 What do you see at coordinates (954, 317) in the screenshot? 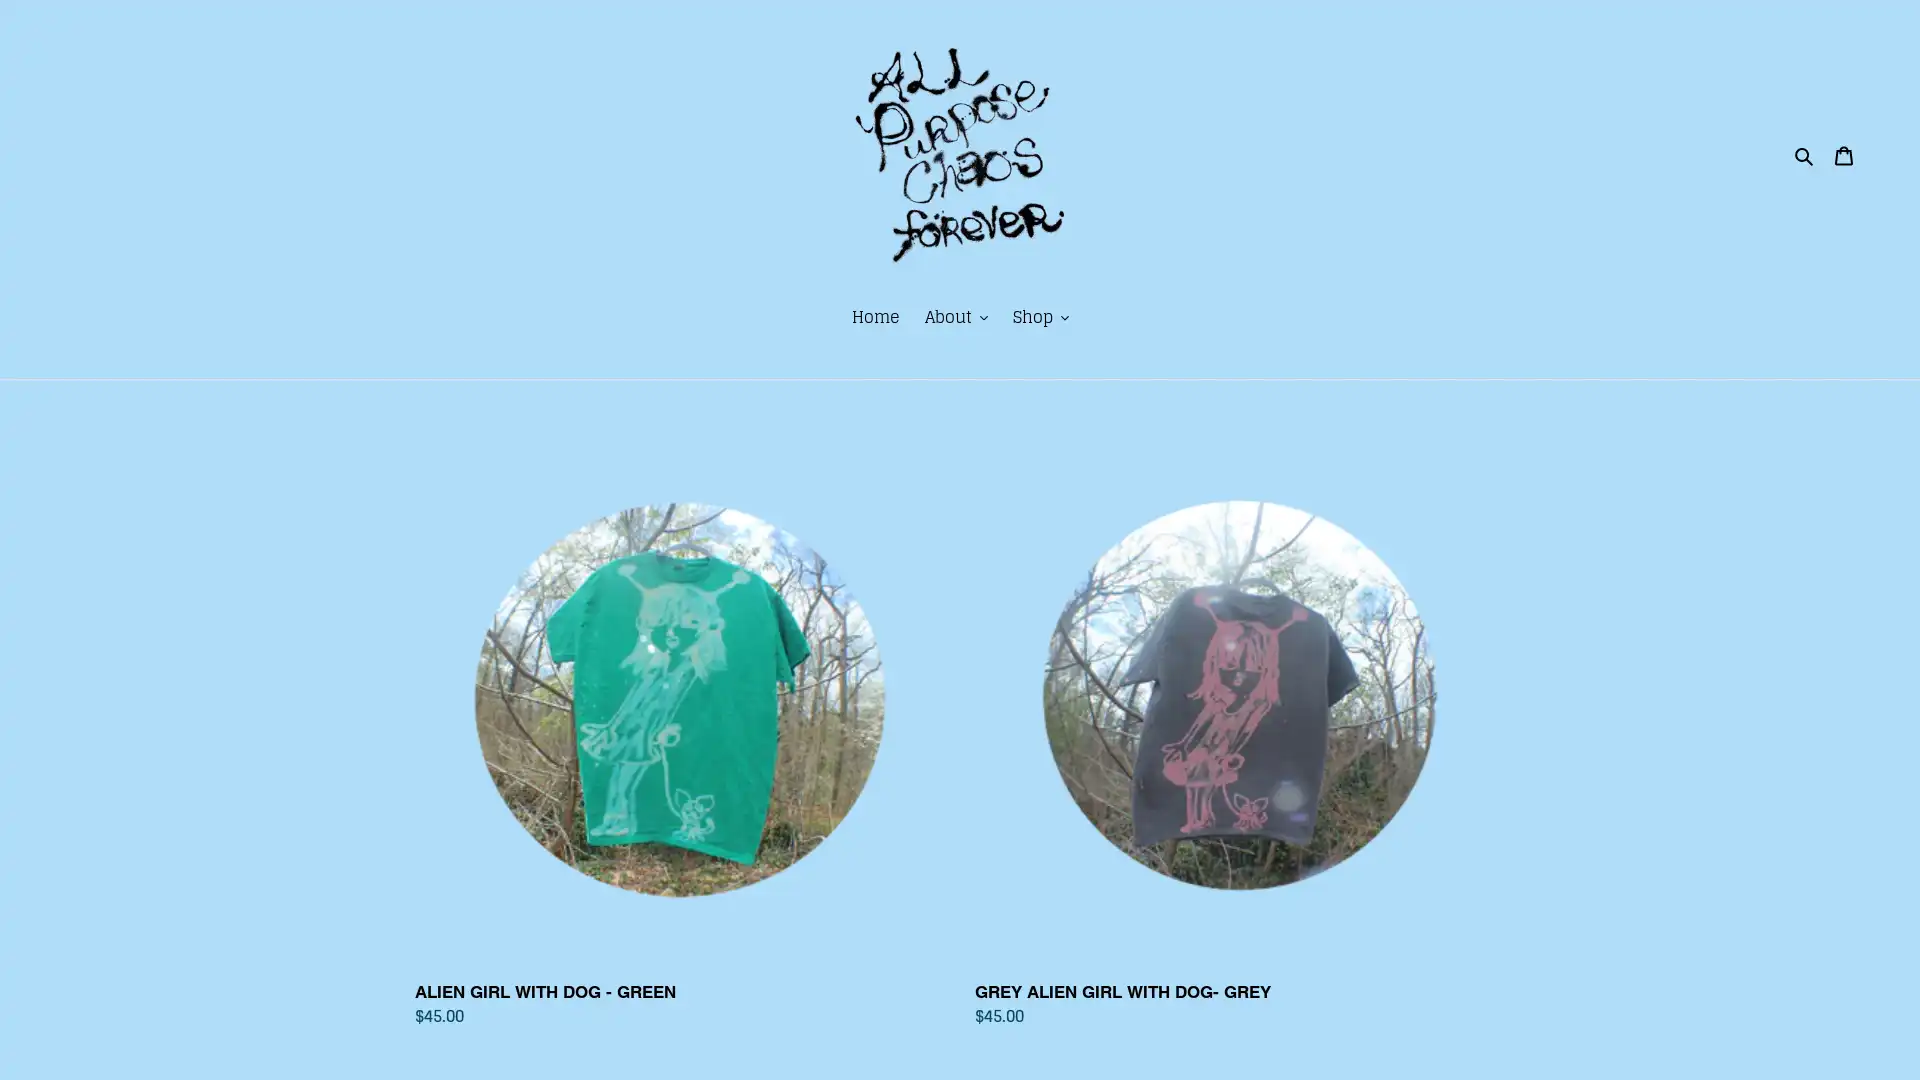
I see `About` at bounding box center [954, 317].